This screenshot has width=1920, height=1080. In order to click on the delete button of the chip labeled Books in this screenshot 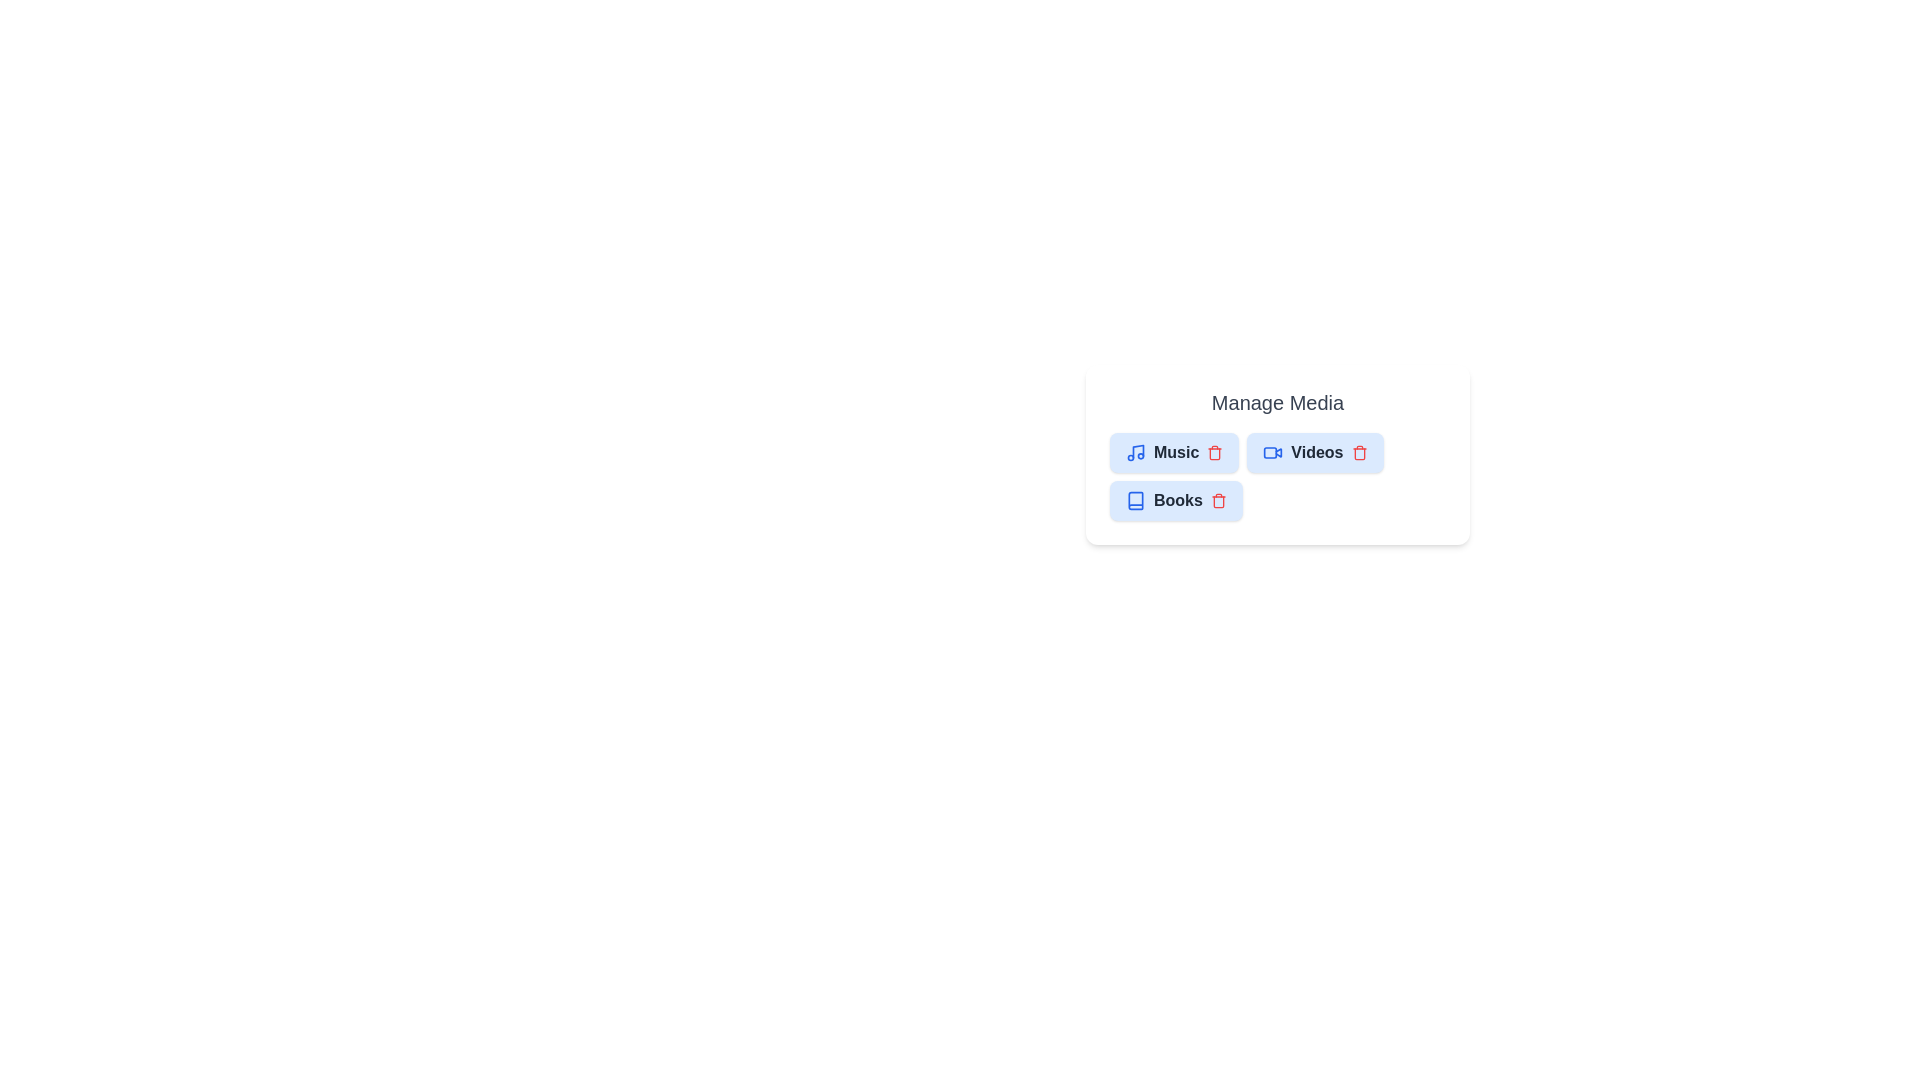, I will do `click(1217, 500)`.